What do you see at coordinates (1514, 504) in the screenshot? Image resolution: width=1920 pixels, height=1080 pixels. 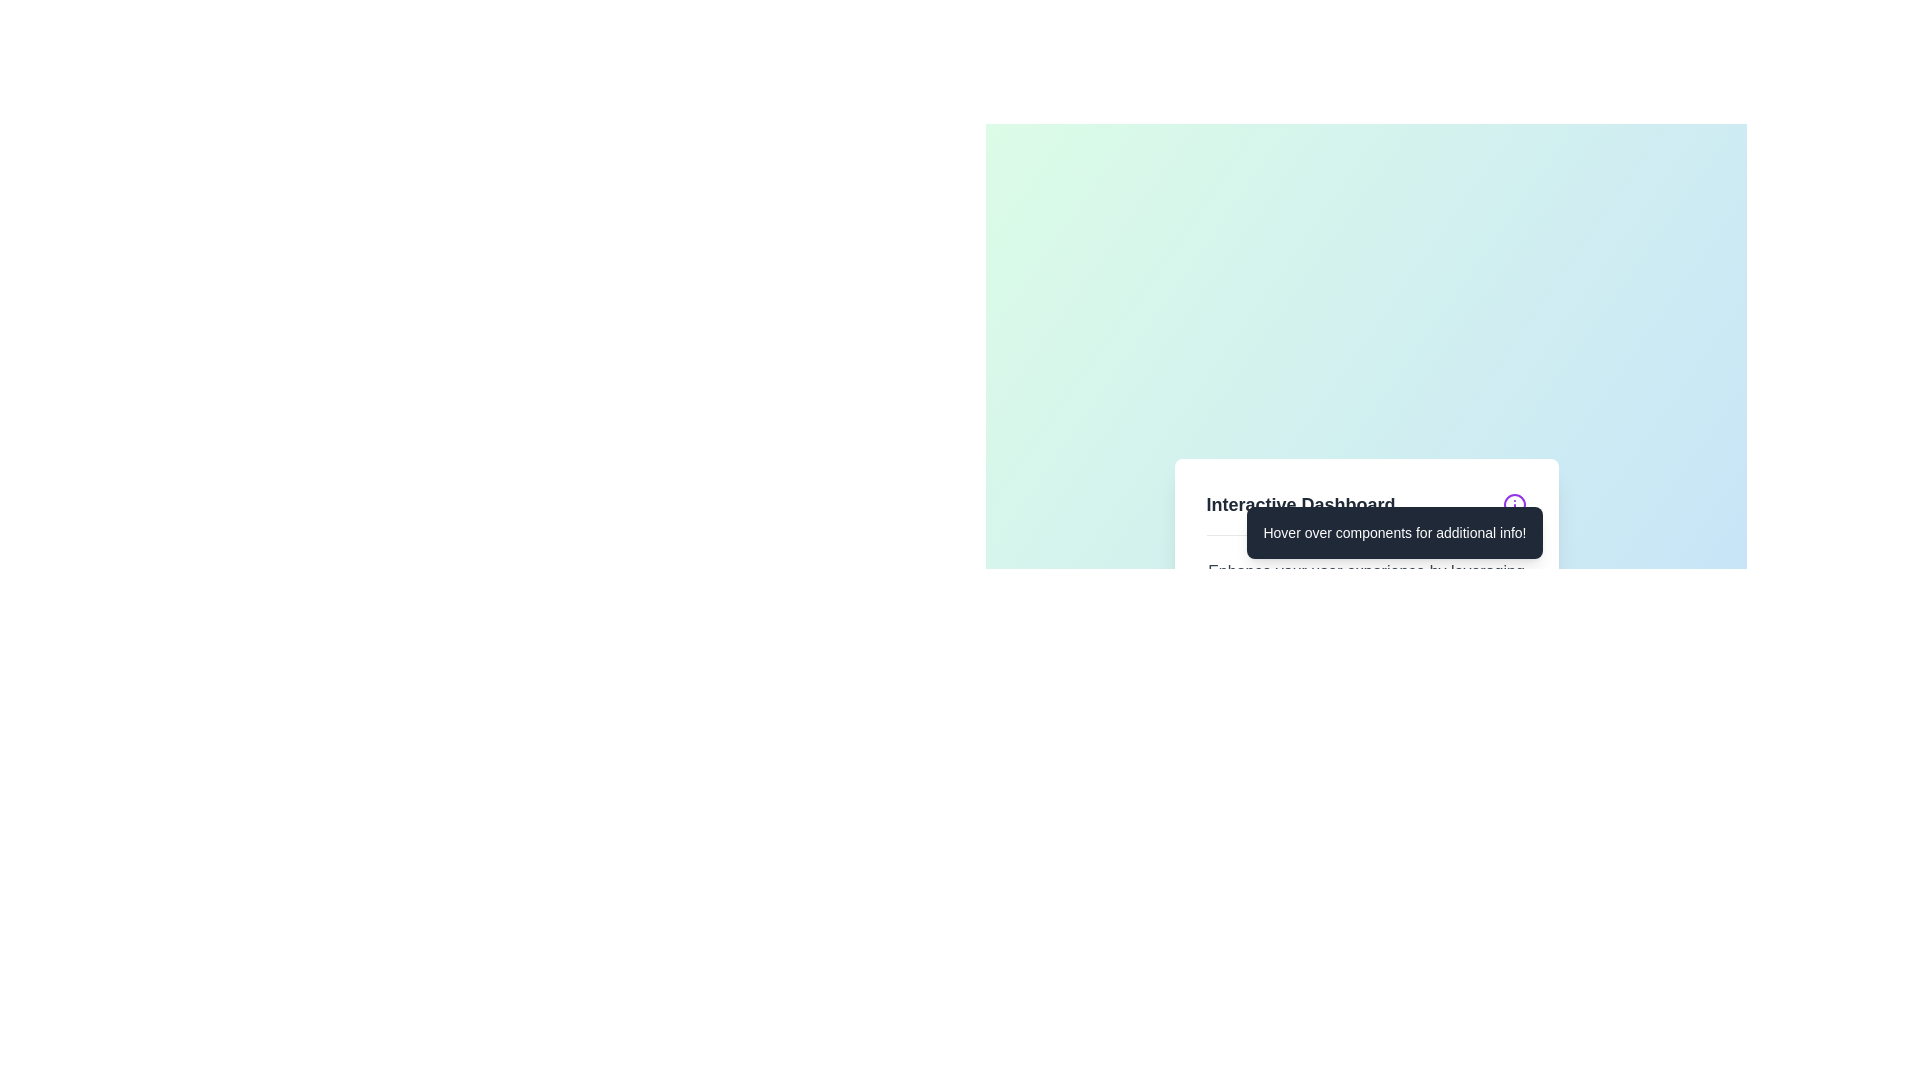 I see `the circular icon with a purple border and a small dot inside, located` at bounding box center [1514, 504].